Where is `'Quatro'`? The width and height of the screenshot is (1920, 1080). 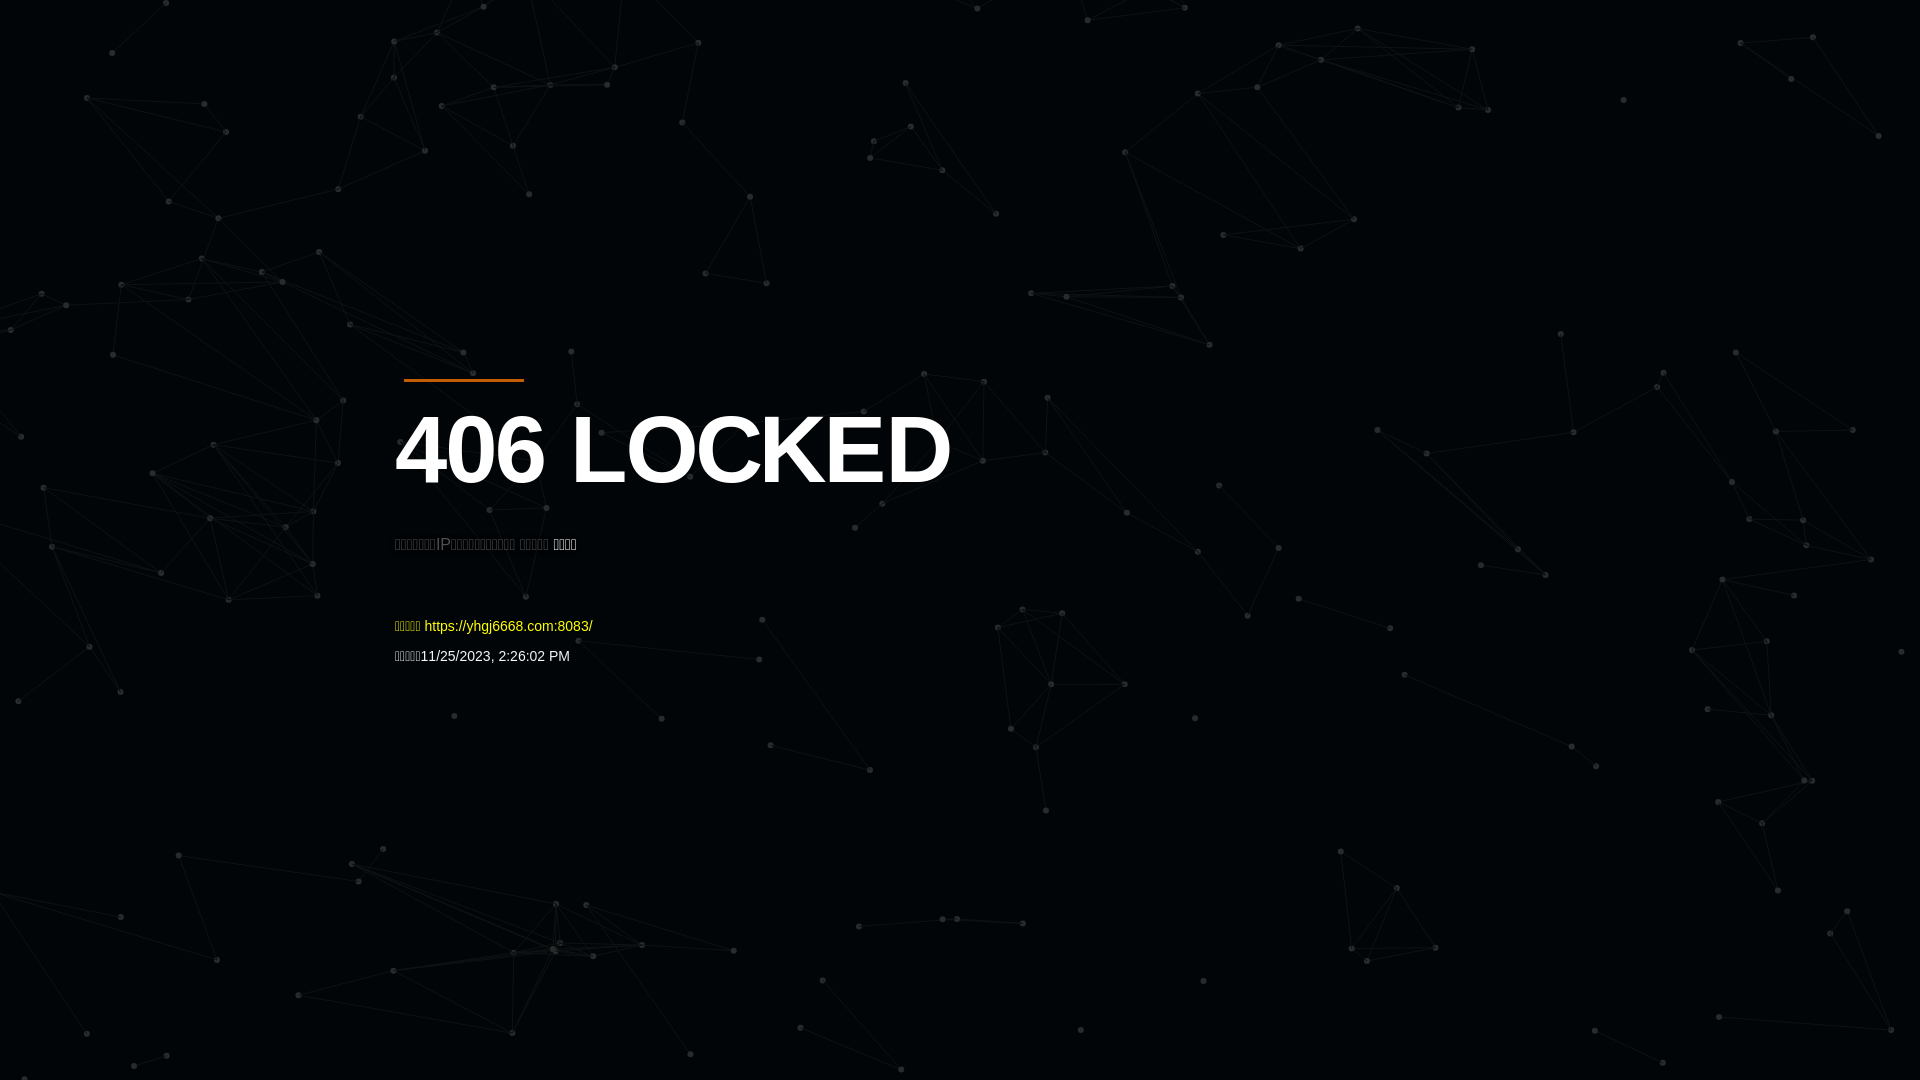 'Quatro' is located at coordinates (542, 114).